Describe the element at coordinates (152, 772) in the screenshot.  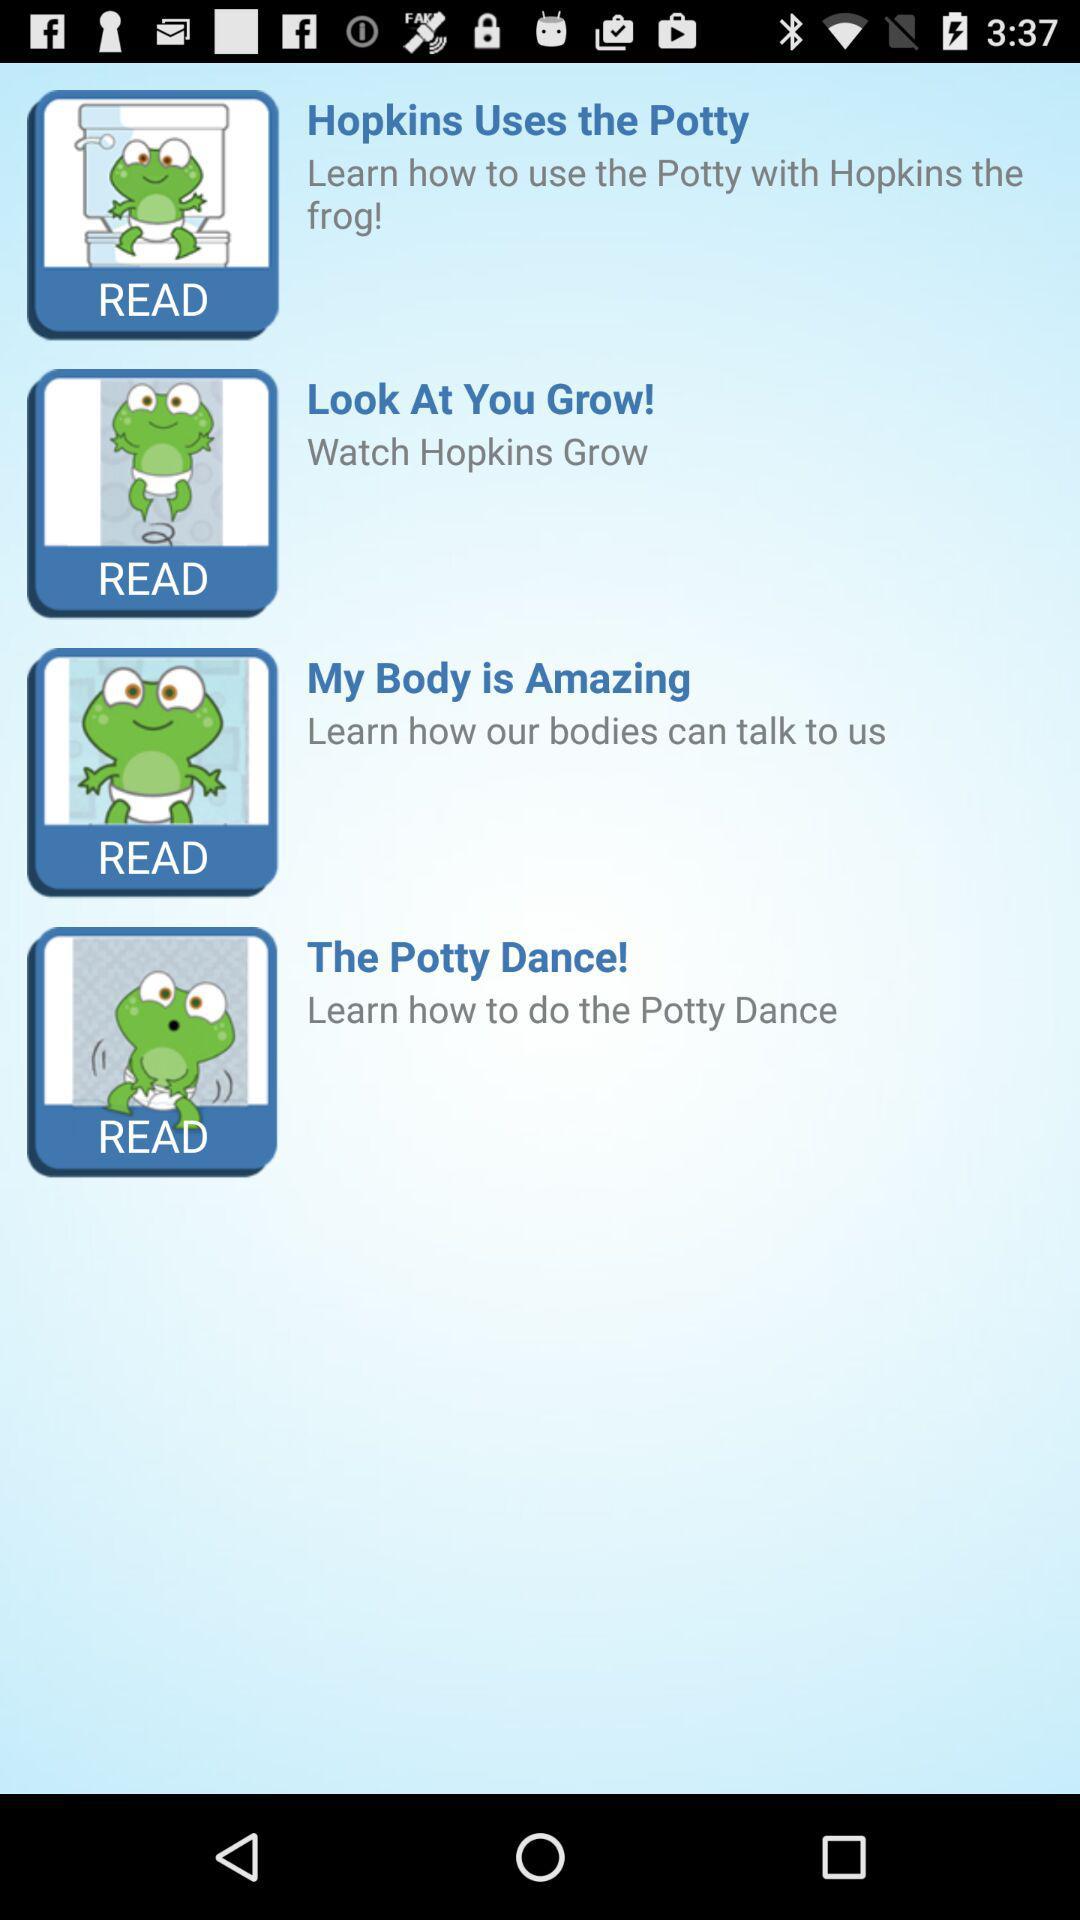
I see `the icon next to the my body is app` at that location.